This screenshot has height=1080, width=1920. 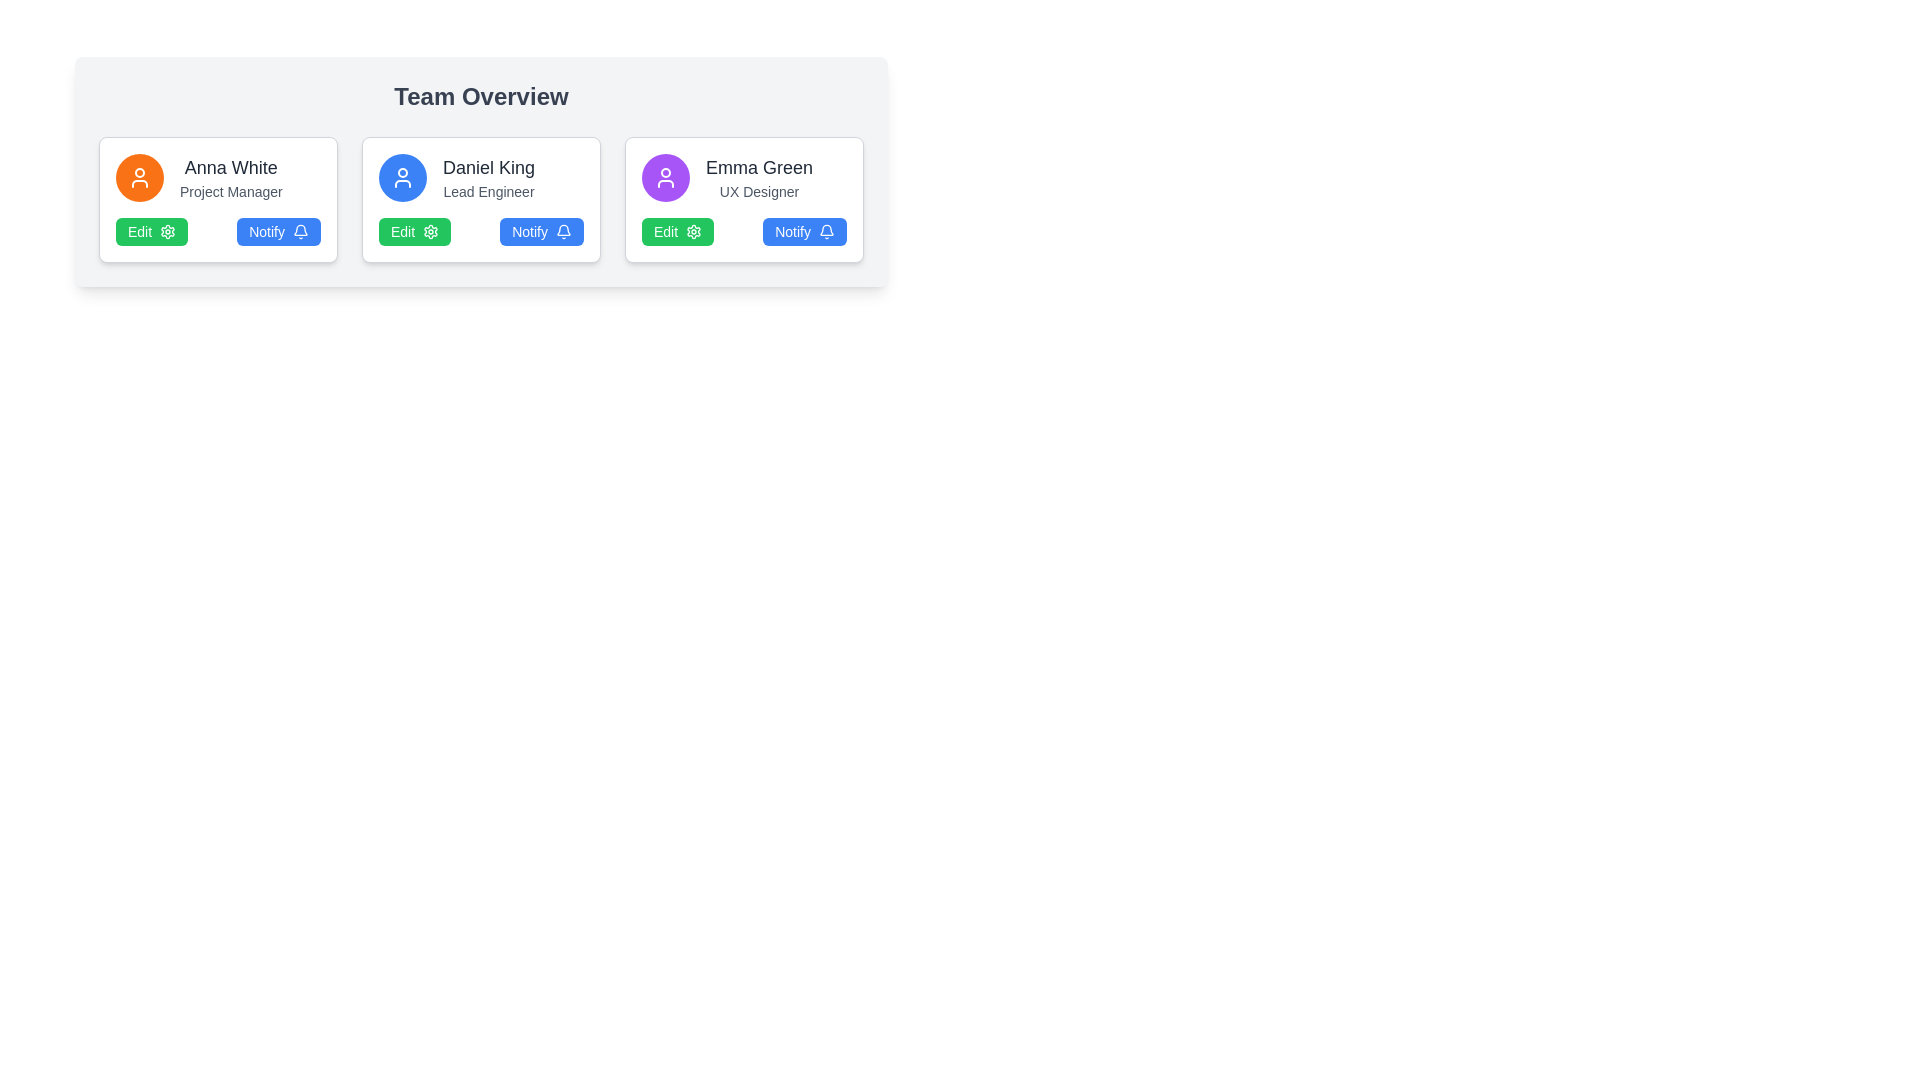 What do you see at coordinates (430, 230) in the screenshot?
I see `the green circular gear icon located within the 'Edit' button under Daniel King's profile card` at bounding box center [430, 230].